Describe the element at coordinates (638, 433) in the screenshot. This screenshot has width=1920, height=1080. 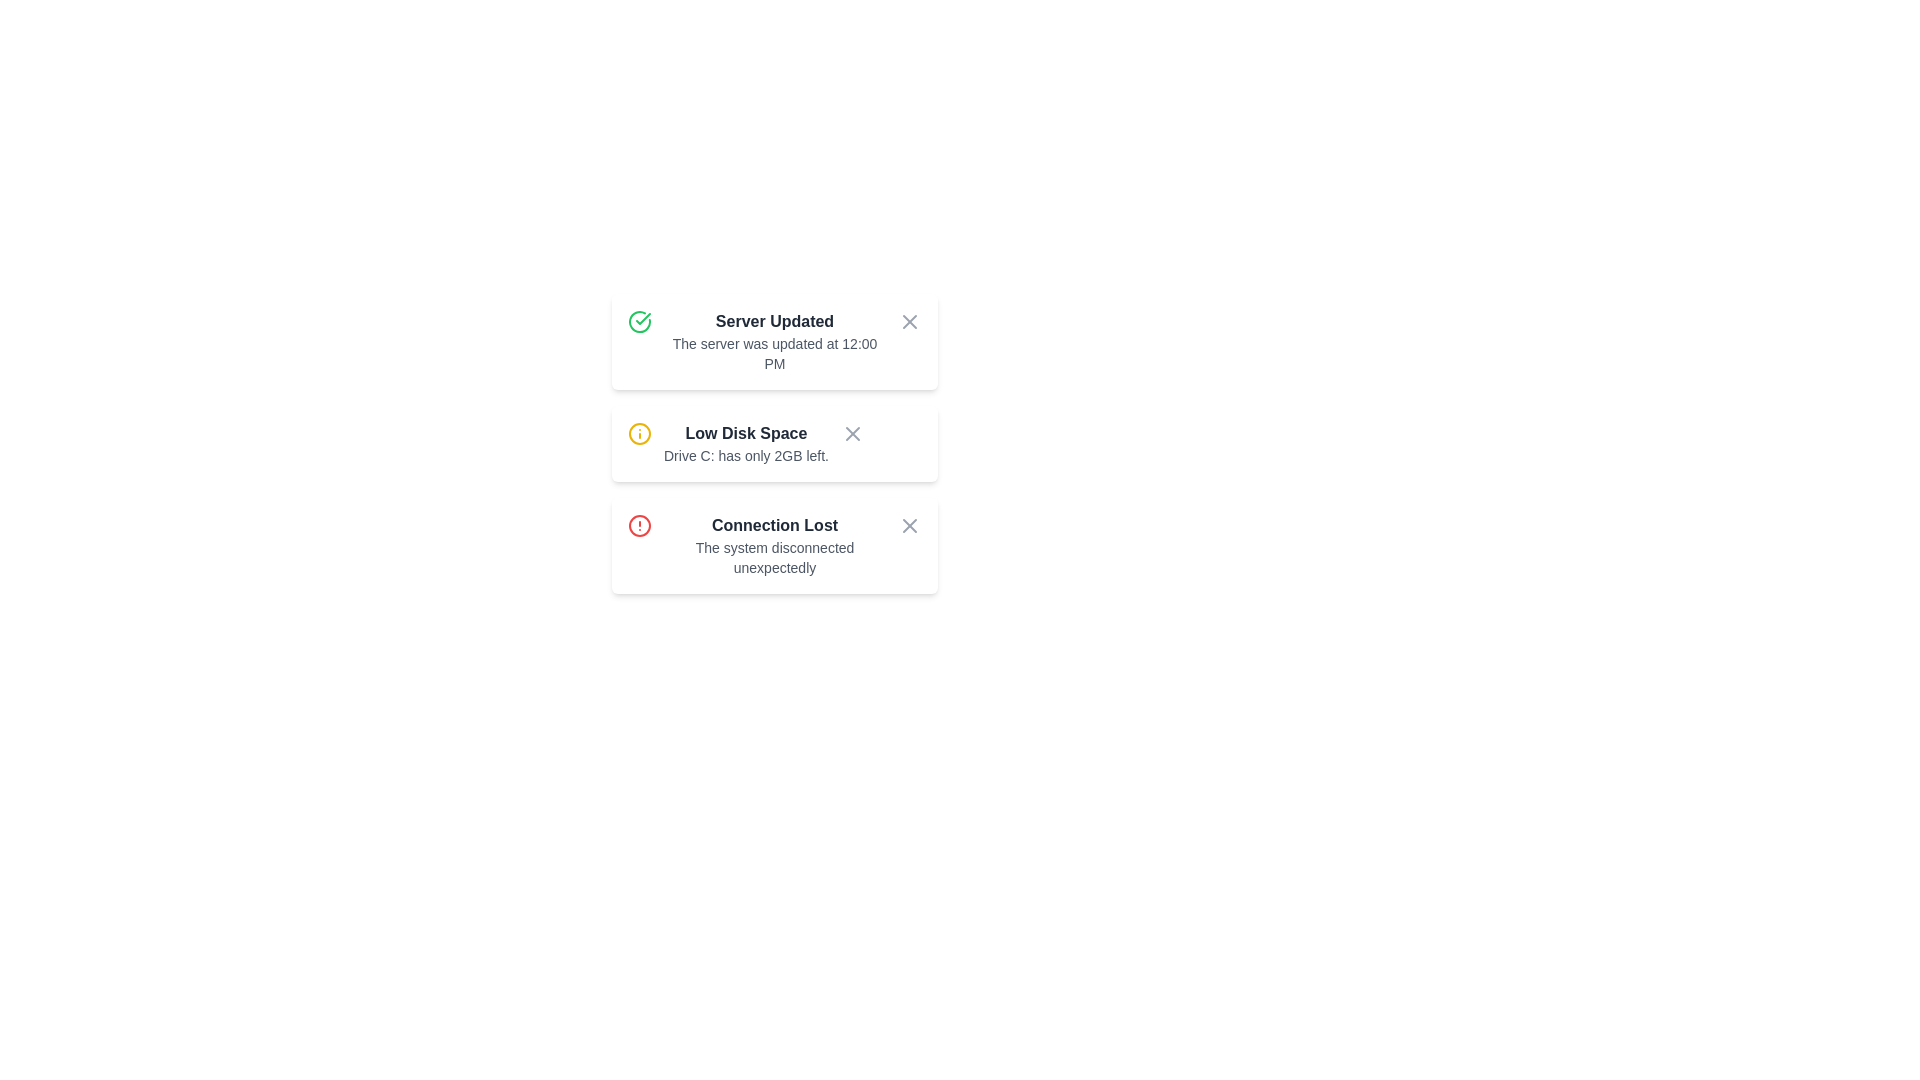
I see `the warning icon located on the left side of the notification box that indicates 'Low Disk Space'` at that location.